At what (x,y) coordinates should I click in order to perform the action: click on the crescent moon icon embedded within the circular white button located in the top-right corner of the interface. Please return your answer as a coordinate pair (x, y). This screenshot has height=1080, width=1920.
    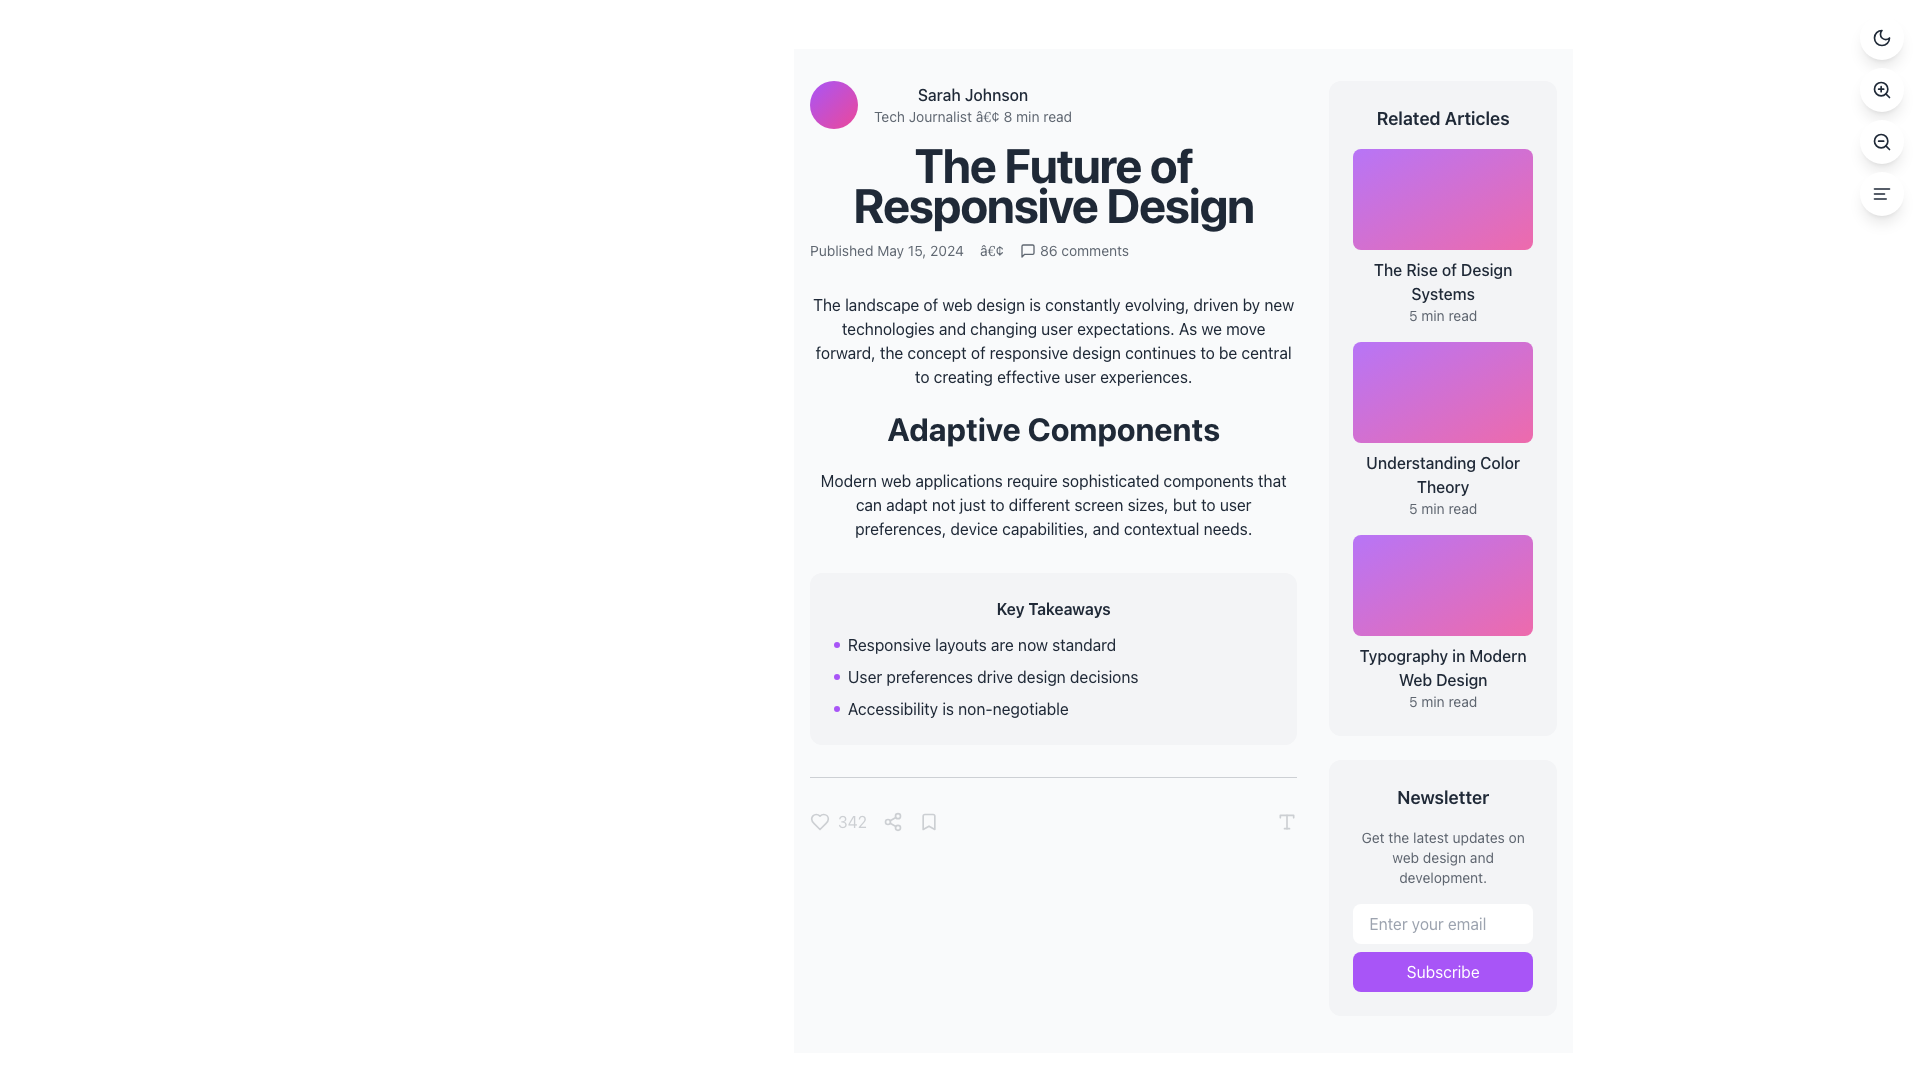
    Looking at the image, I should click on (1880, 38).